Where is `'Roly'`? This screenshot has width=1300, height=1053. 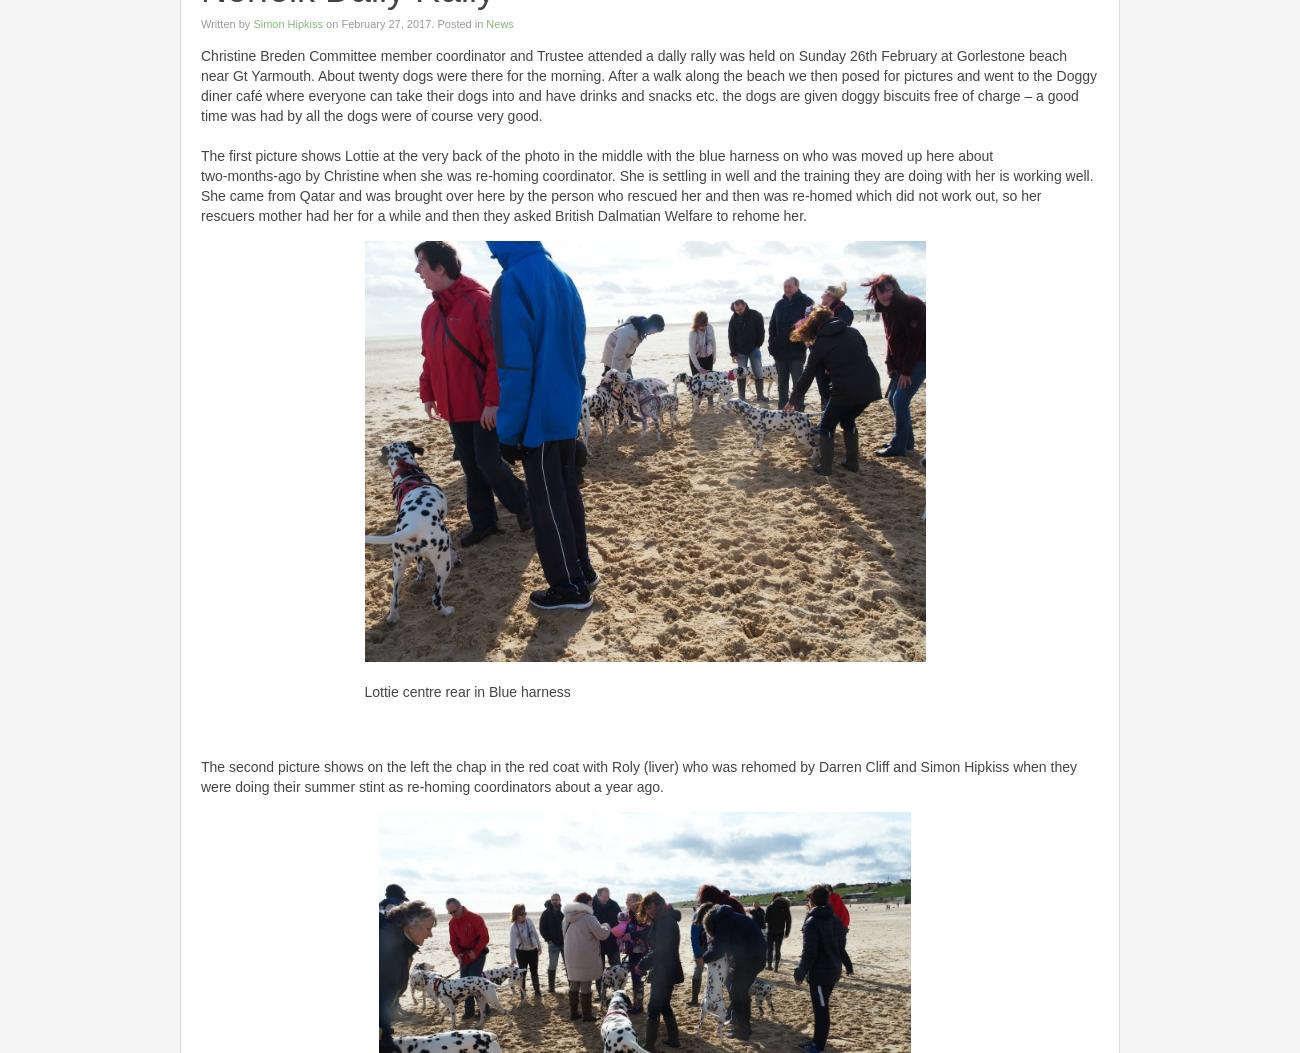 'Roly' is located at coordinates (625, 764).